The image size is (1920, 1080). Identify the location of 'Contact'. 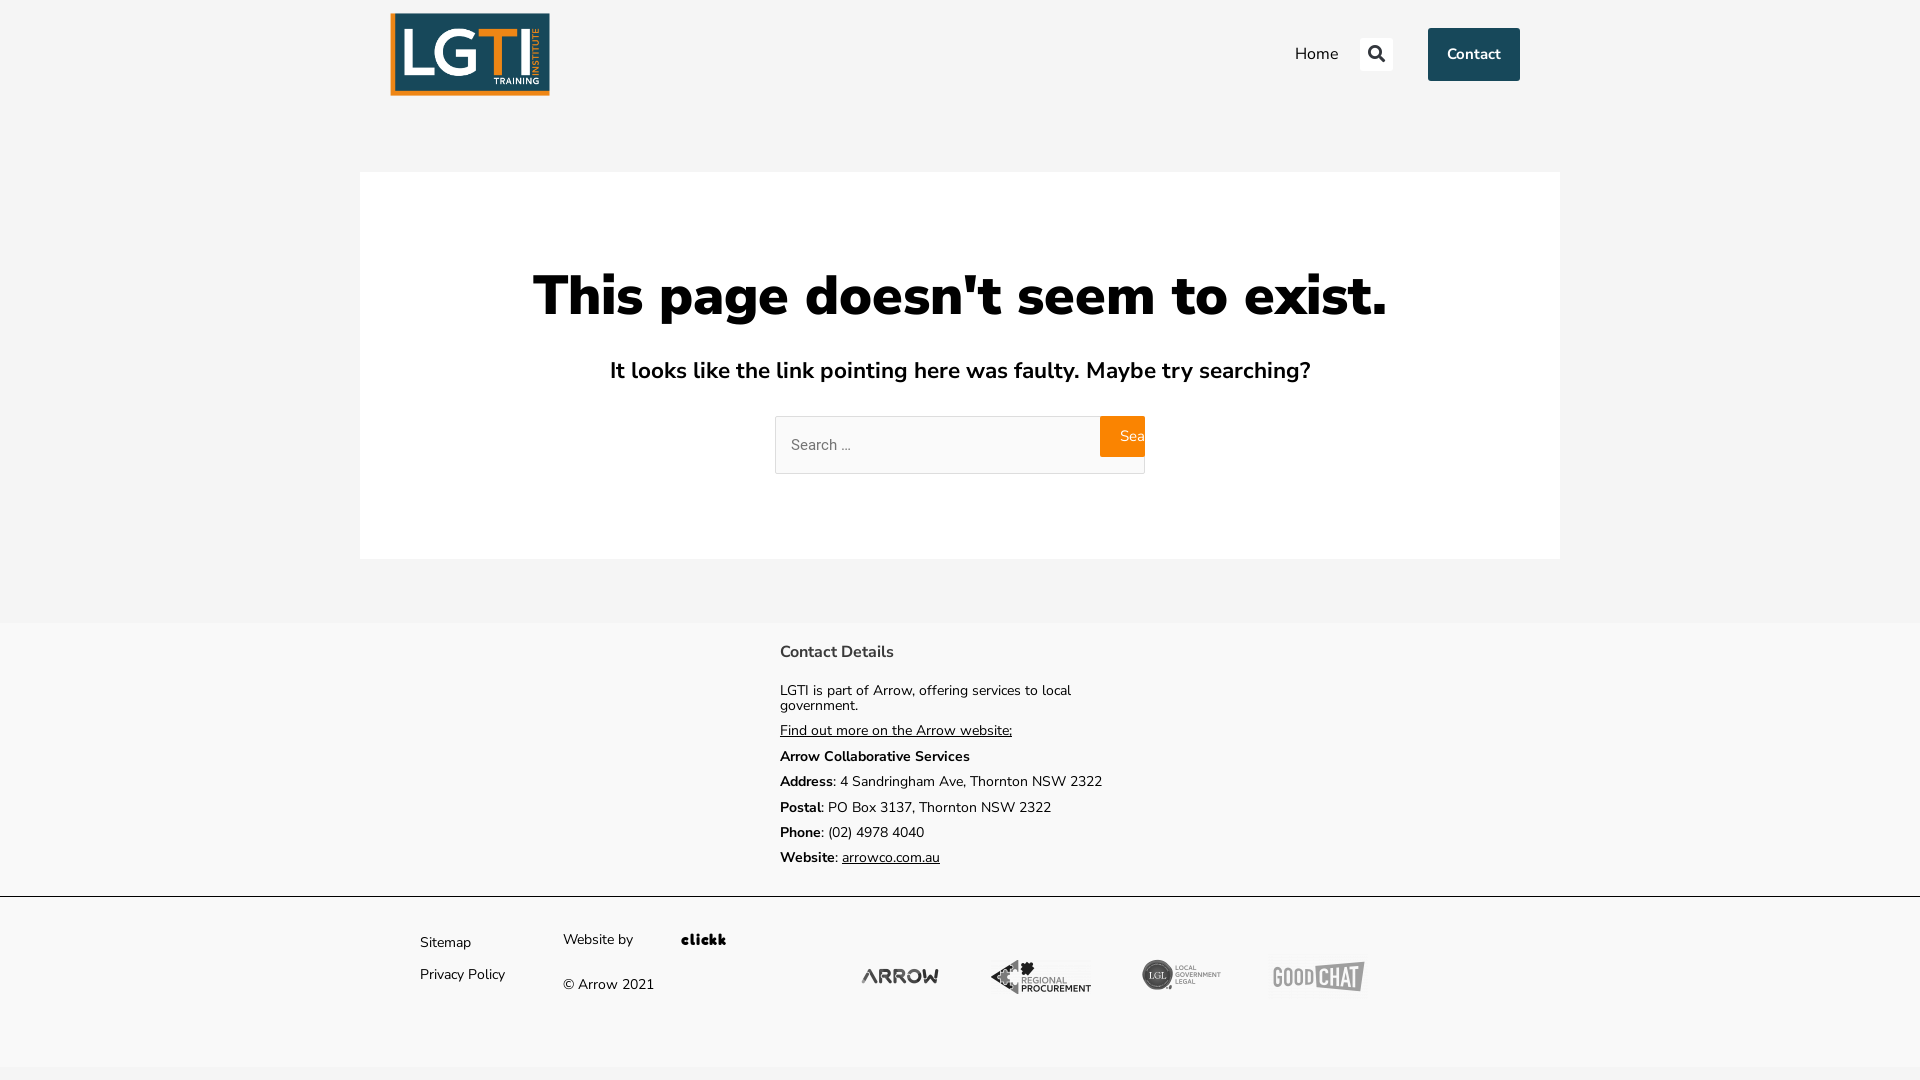
(1473, 53).